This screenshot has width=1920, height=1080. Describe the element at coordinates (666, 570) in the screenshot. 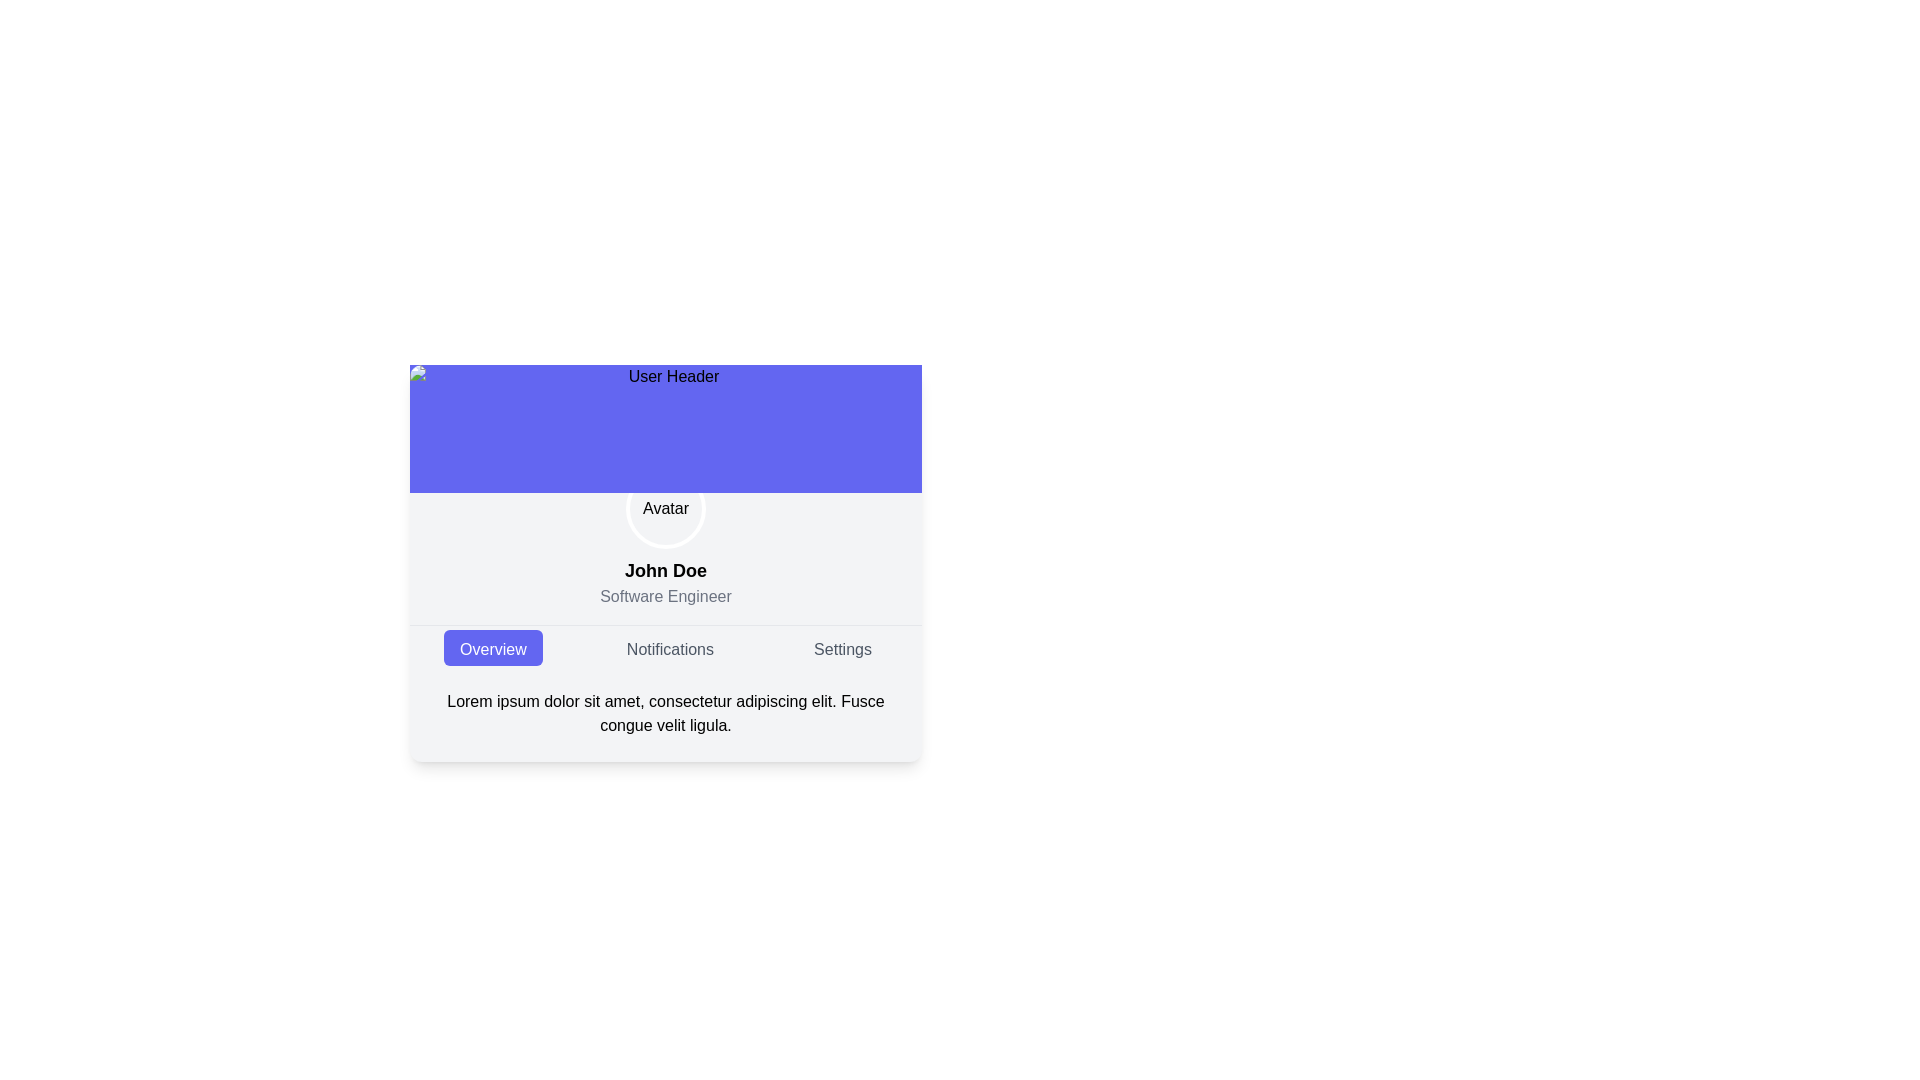

I see `the prominently styled static text label displaying the name 'John Doe' which is centrally aligned and positioned between the avatar image and the designation text` at that location.